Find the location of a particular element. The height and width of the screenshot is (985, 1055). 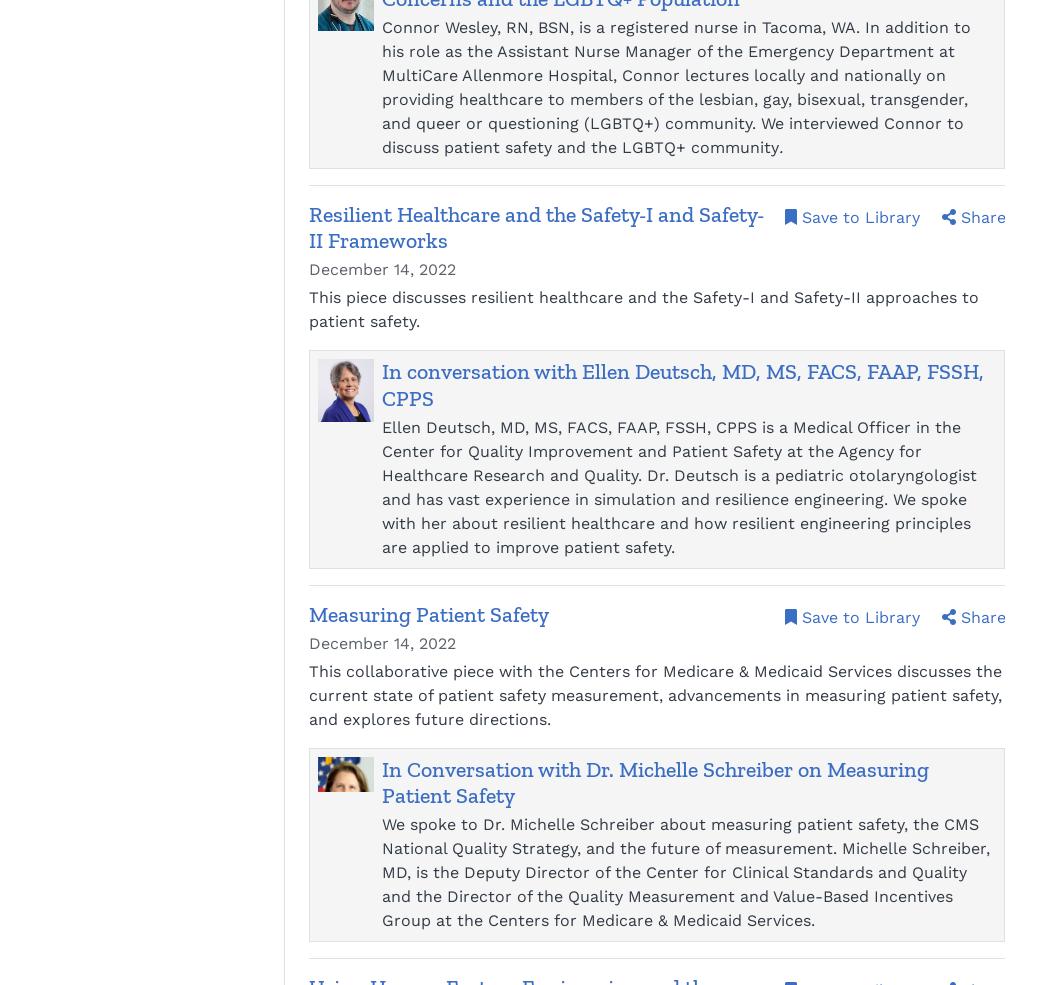

'We spoke to Dr. Michelle Schreiber about measuring patient safety, the CMS National Quality Strategy, and the future of measurement. Michelle Schreiber, MD, is the Deputy Director of the Center for Clinical Standards and Quality and the Director of the Quality Measurement and Value-Based Incentives Group at the Centers for Medicare & Medicaid Services.' is located at coordinates (684, 871).